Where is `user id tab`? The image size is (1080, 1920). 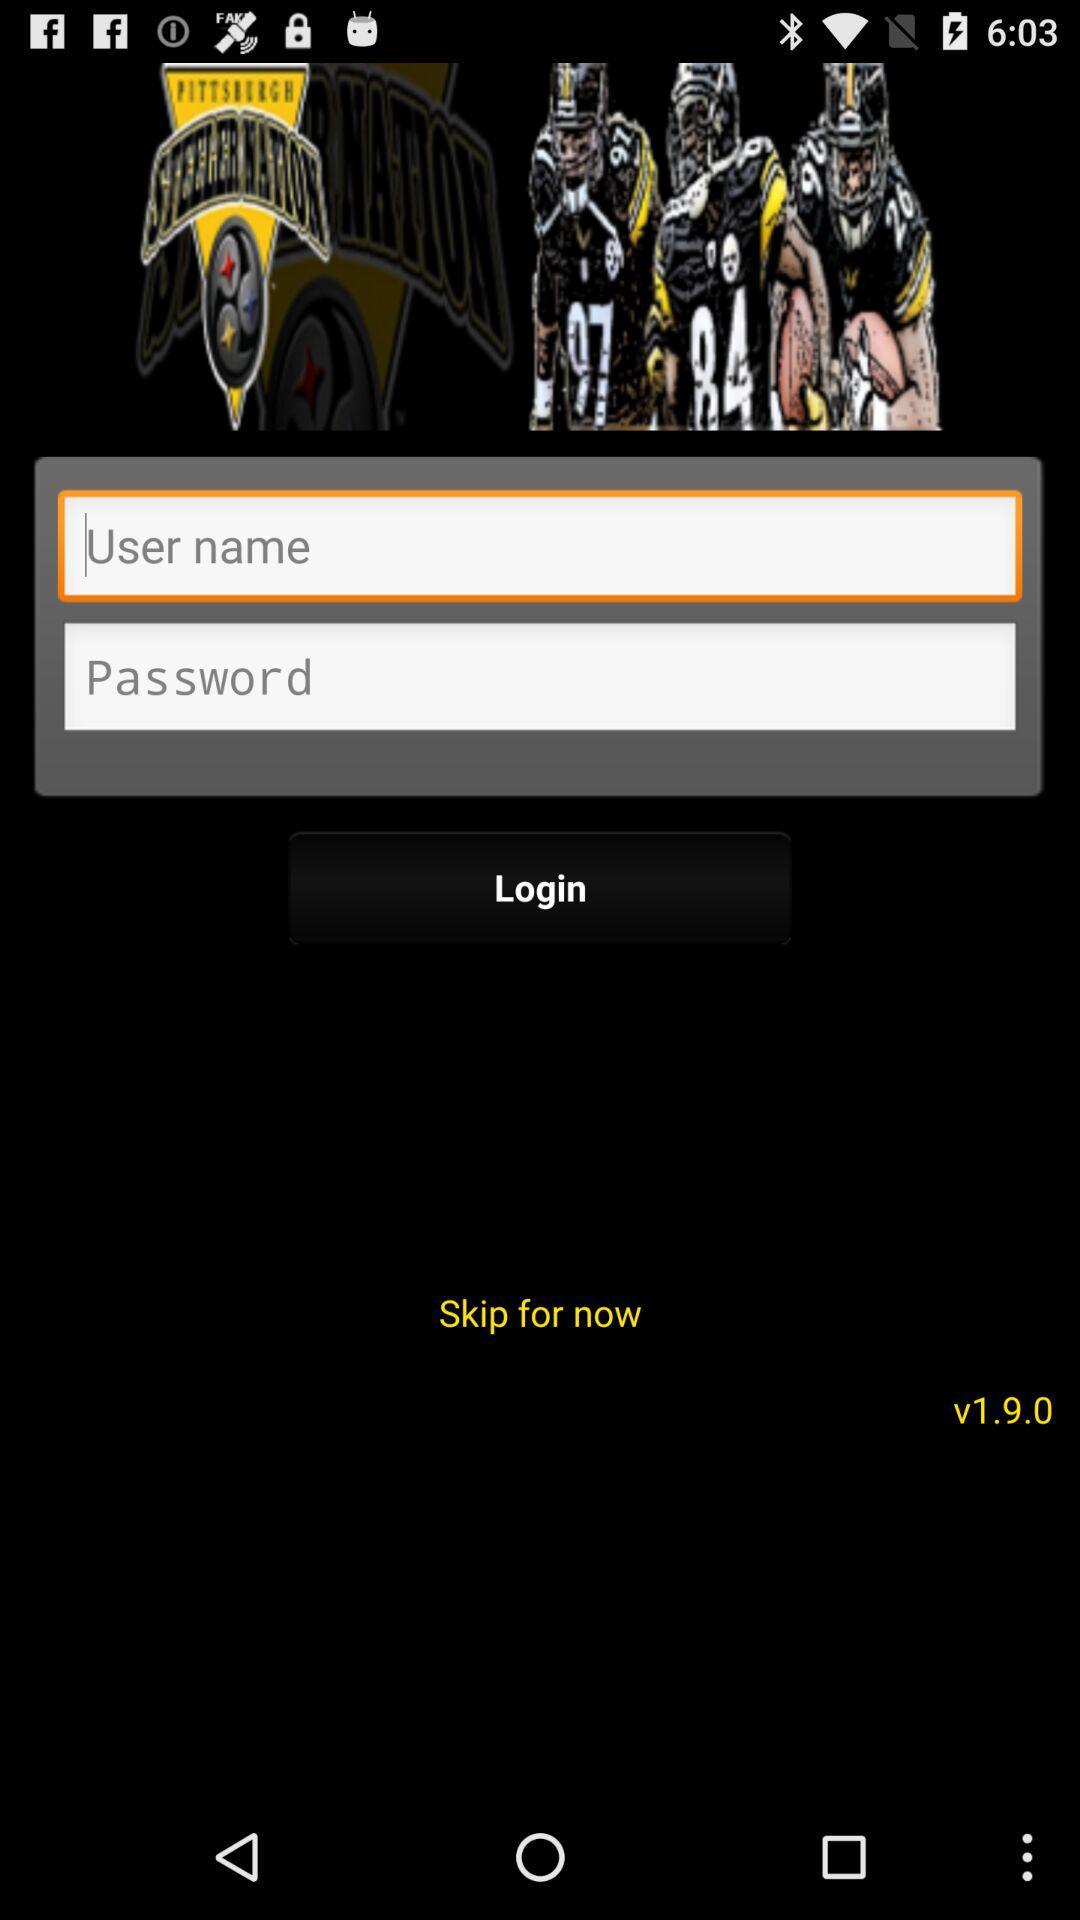 user id tab is located at coordinates (540, 551).